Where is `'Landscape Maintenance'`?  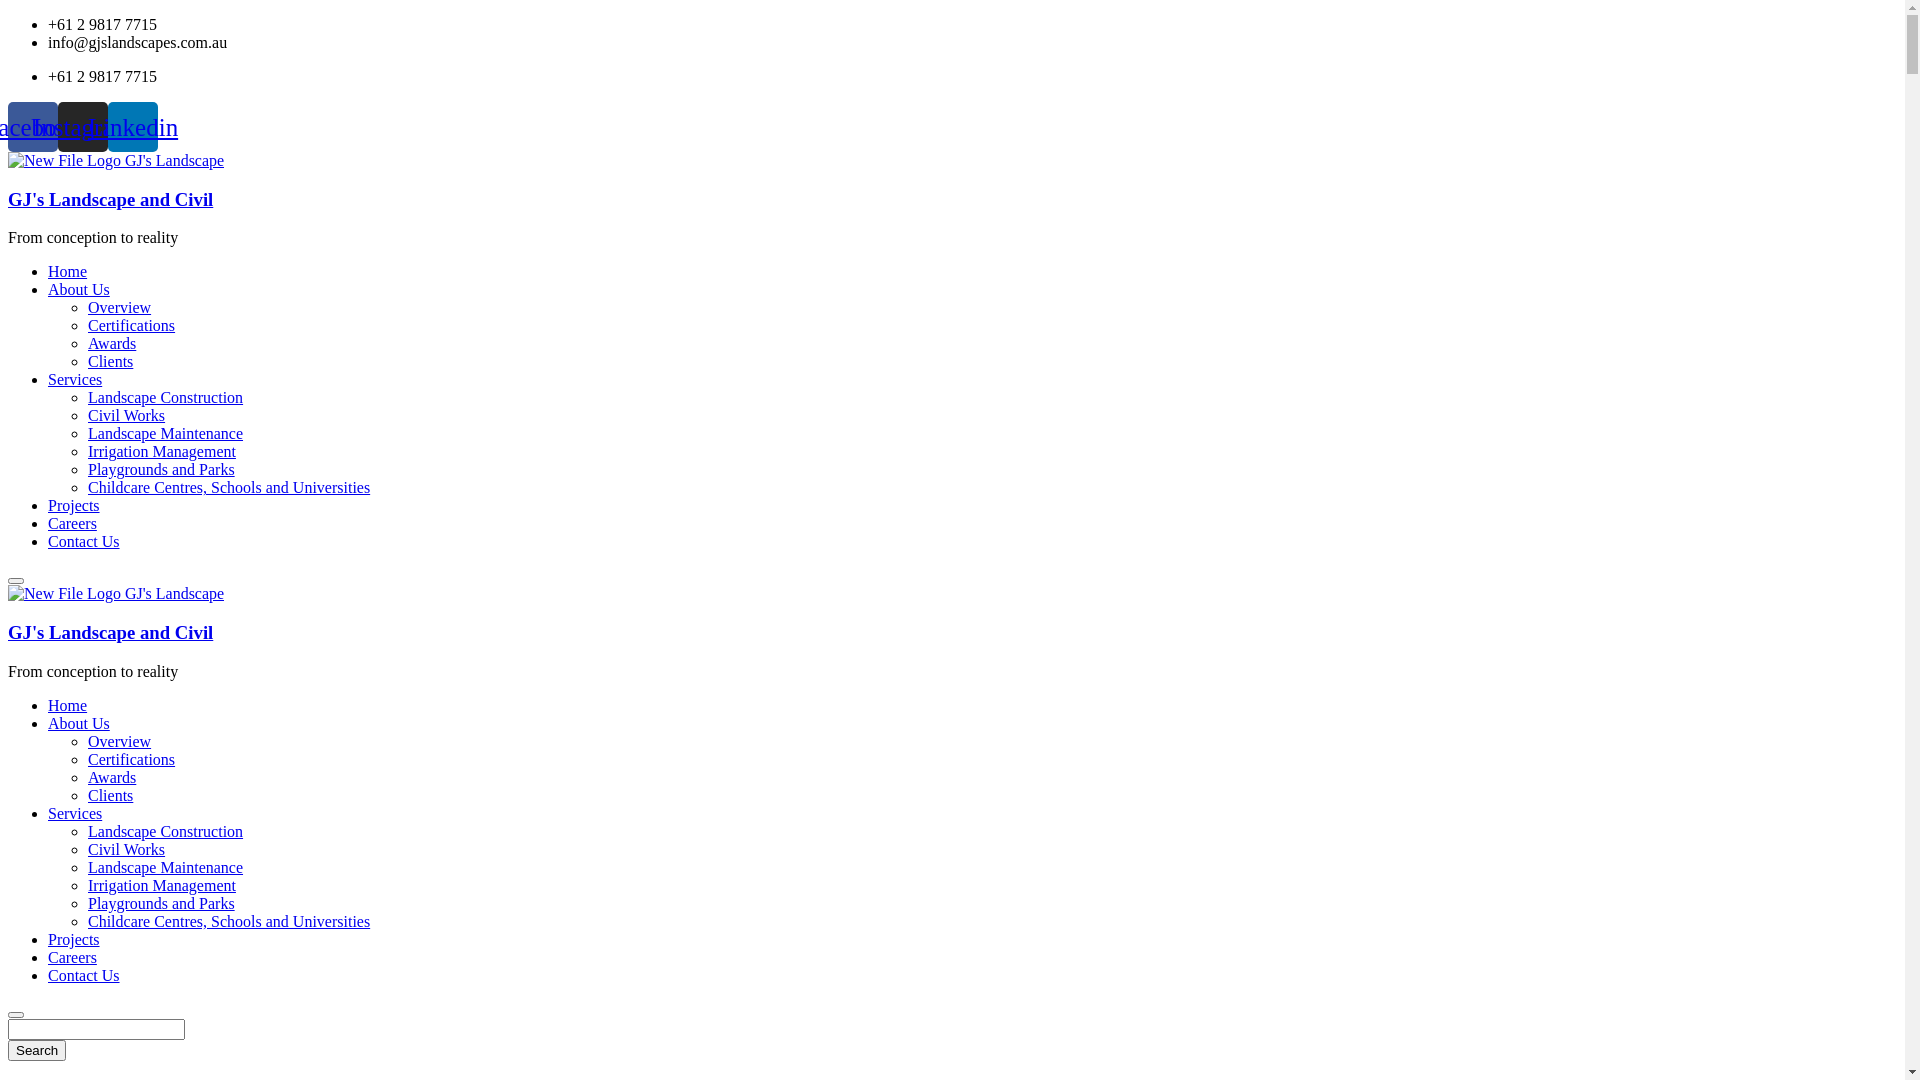
'Landscape Maintenance' is located at coordinates (165, 432).